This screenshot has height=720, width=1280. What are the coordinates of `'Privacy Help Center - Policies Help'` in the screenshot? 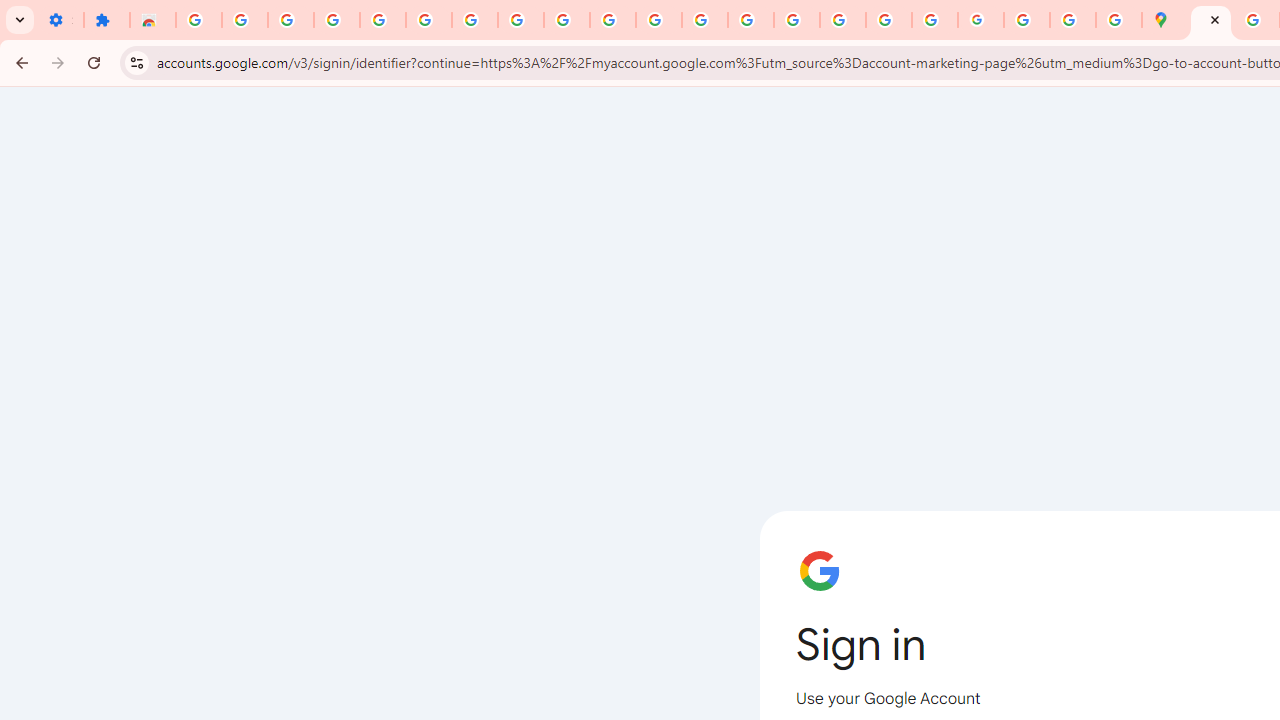 It's located at (796, 20).